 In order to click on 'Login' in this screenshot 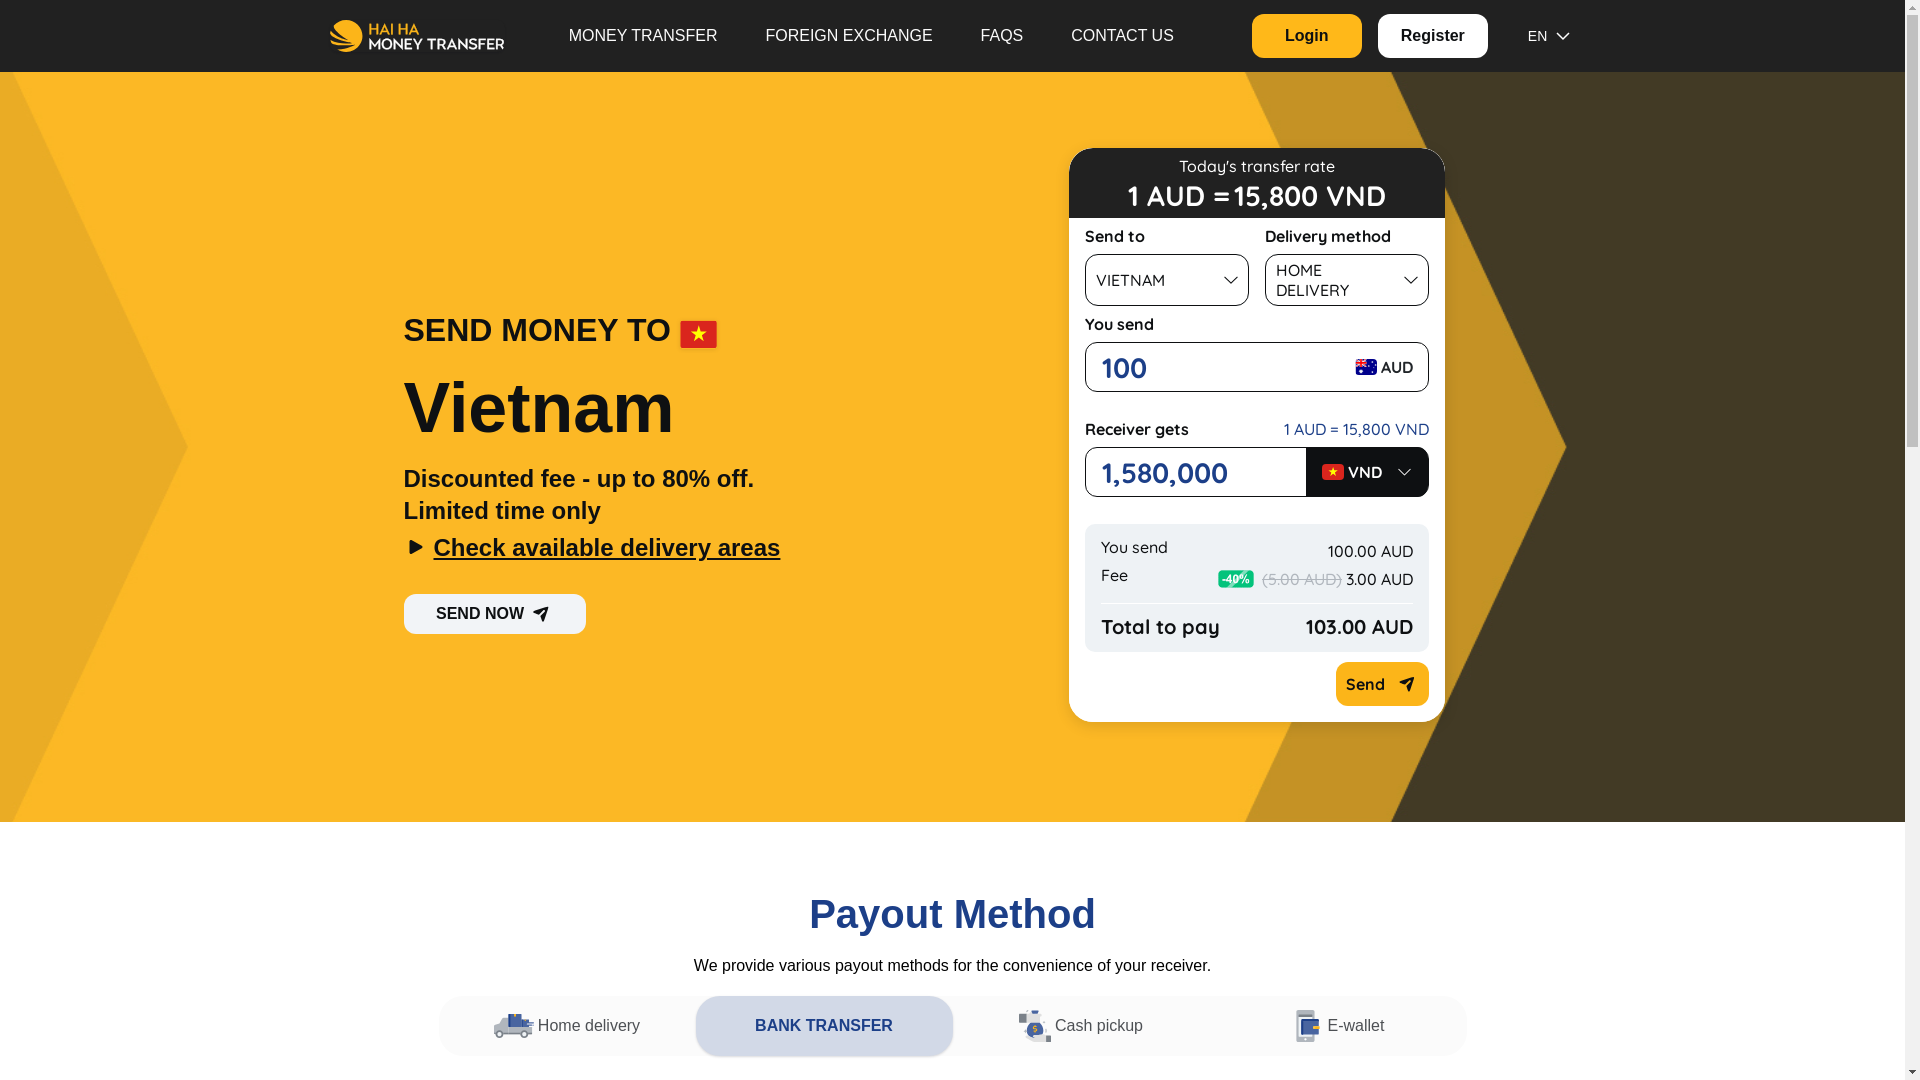, I will do `click(1306, 35)`.